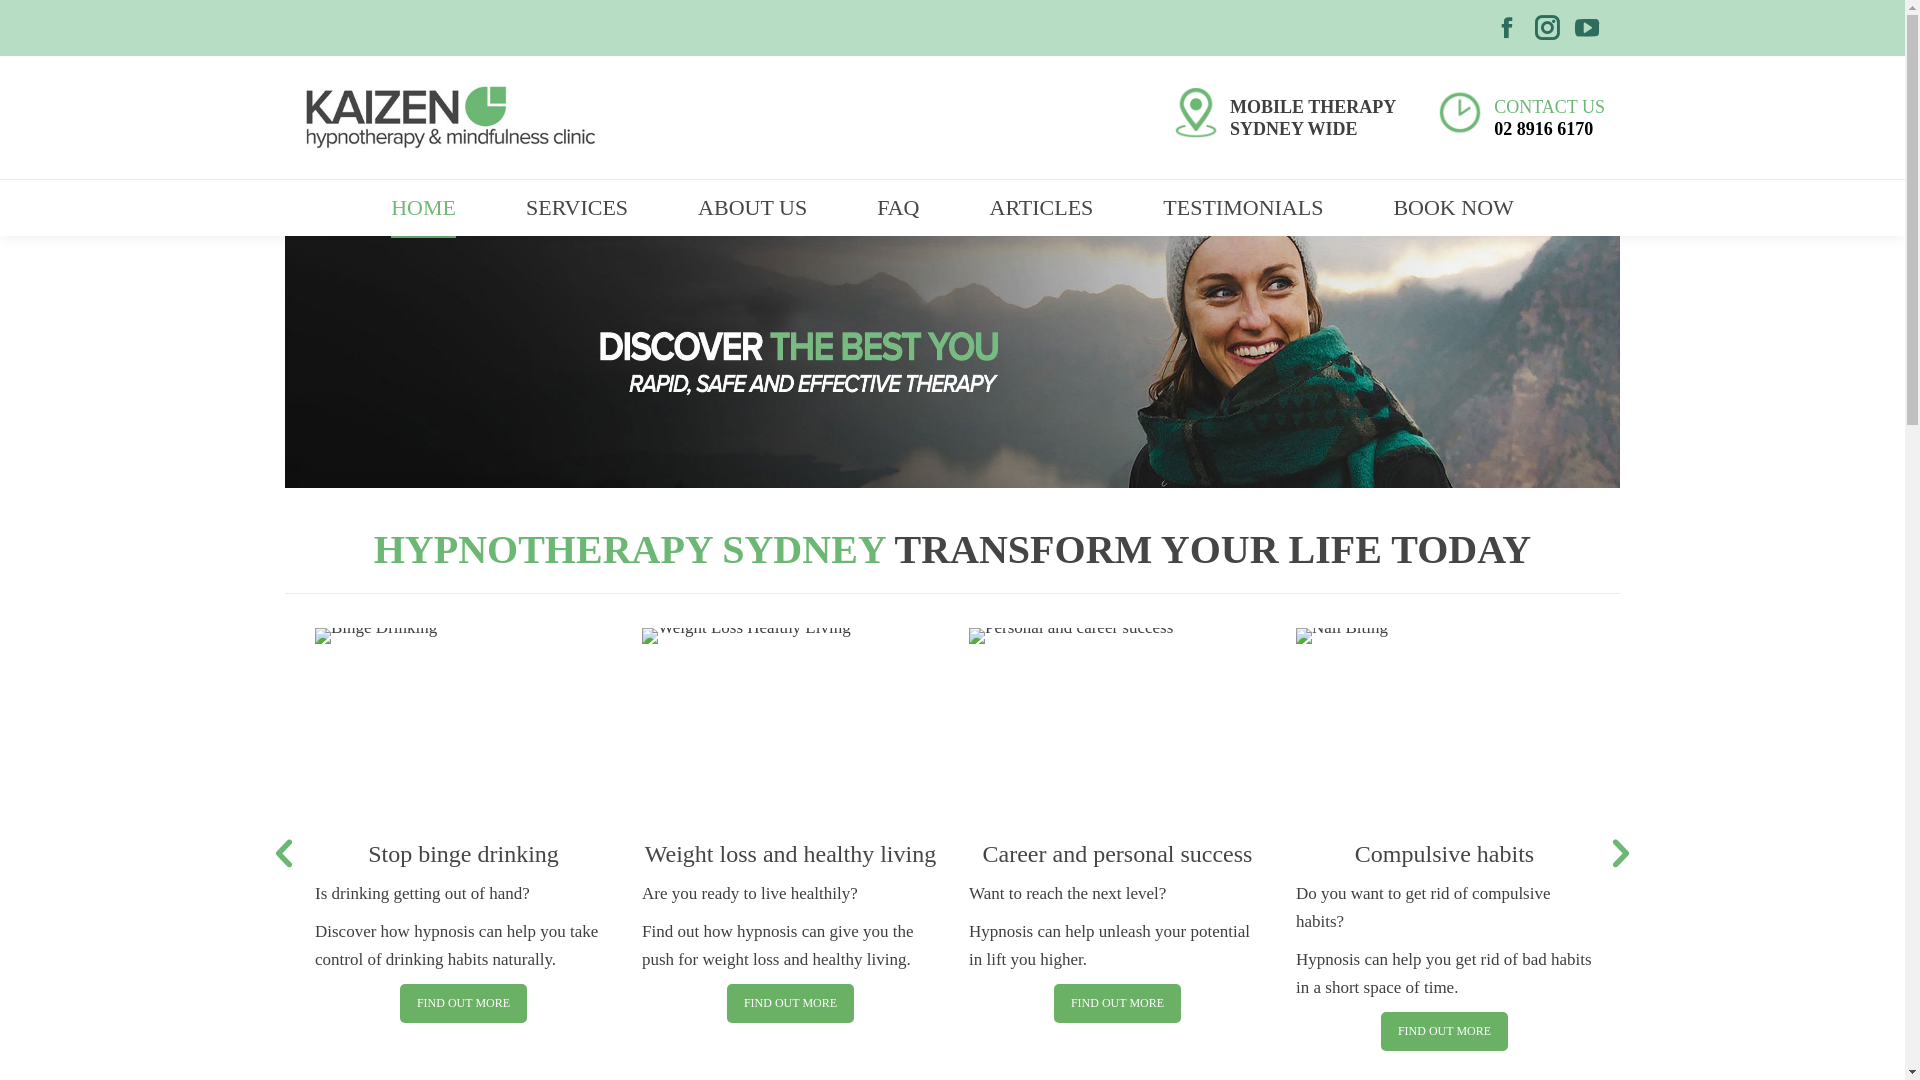 This screenshot has height=1080, width=1920. What do you see at coordinates (1545, 27) in the screenshot?
I see `'Instagram page opens in new window'` at bounding box center [1545, 27].